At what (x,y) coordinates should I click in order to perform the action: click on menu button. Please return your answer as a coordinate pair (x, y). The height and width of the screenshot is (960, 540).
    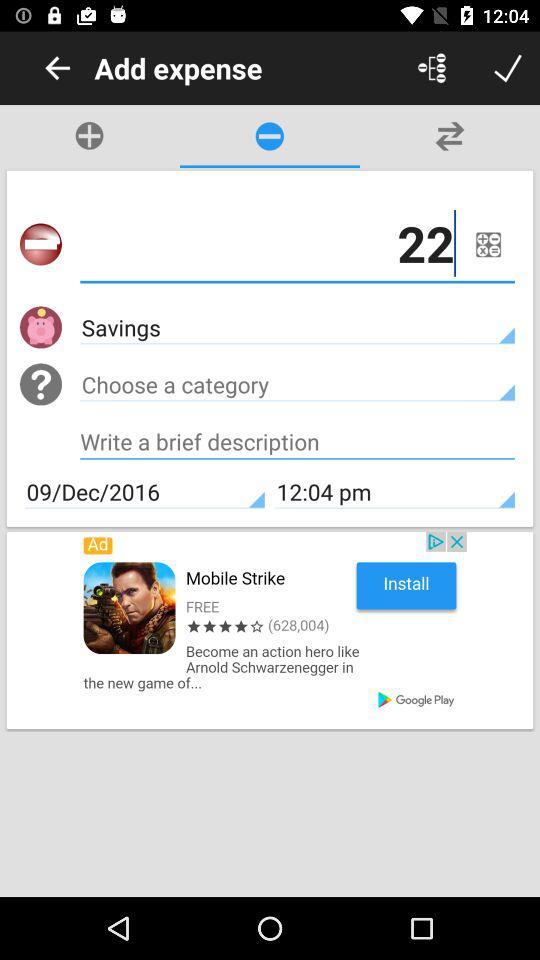
    Looking at the image, I should click on (487, 243).